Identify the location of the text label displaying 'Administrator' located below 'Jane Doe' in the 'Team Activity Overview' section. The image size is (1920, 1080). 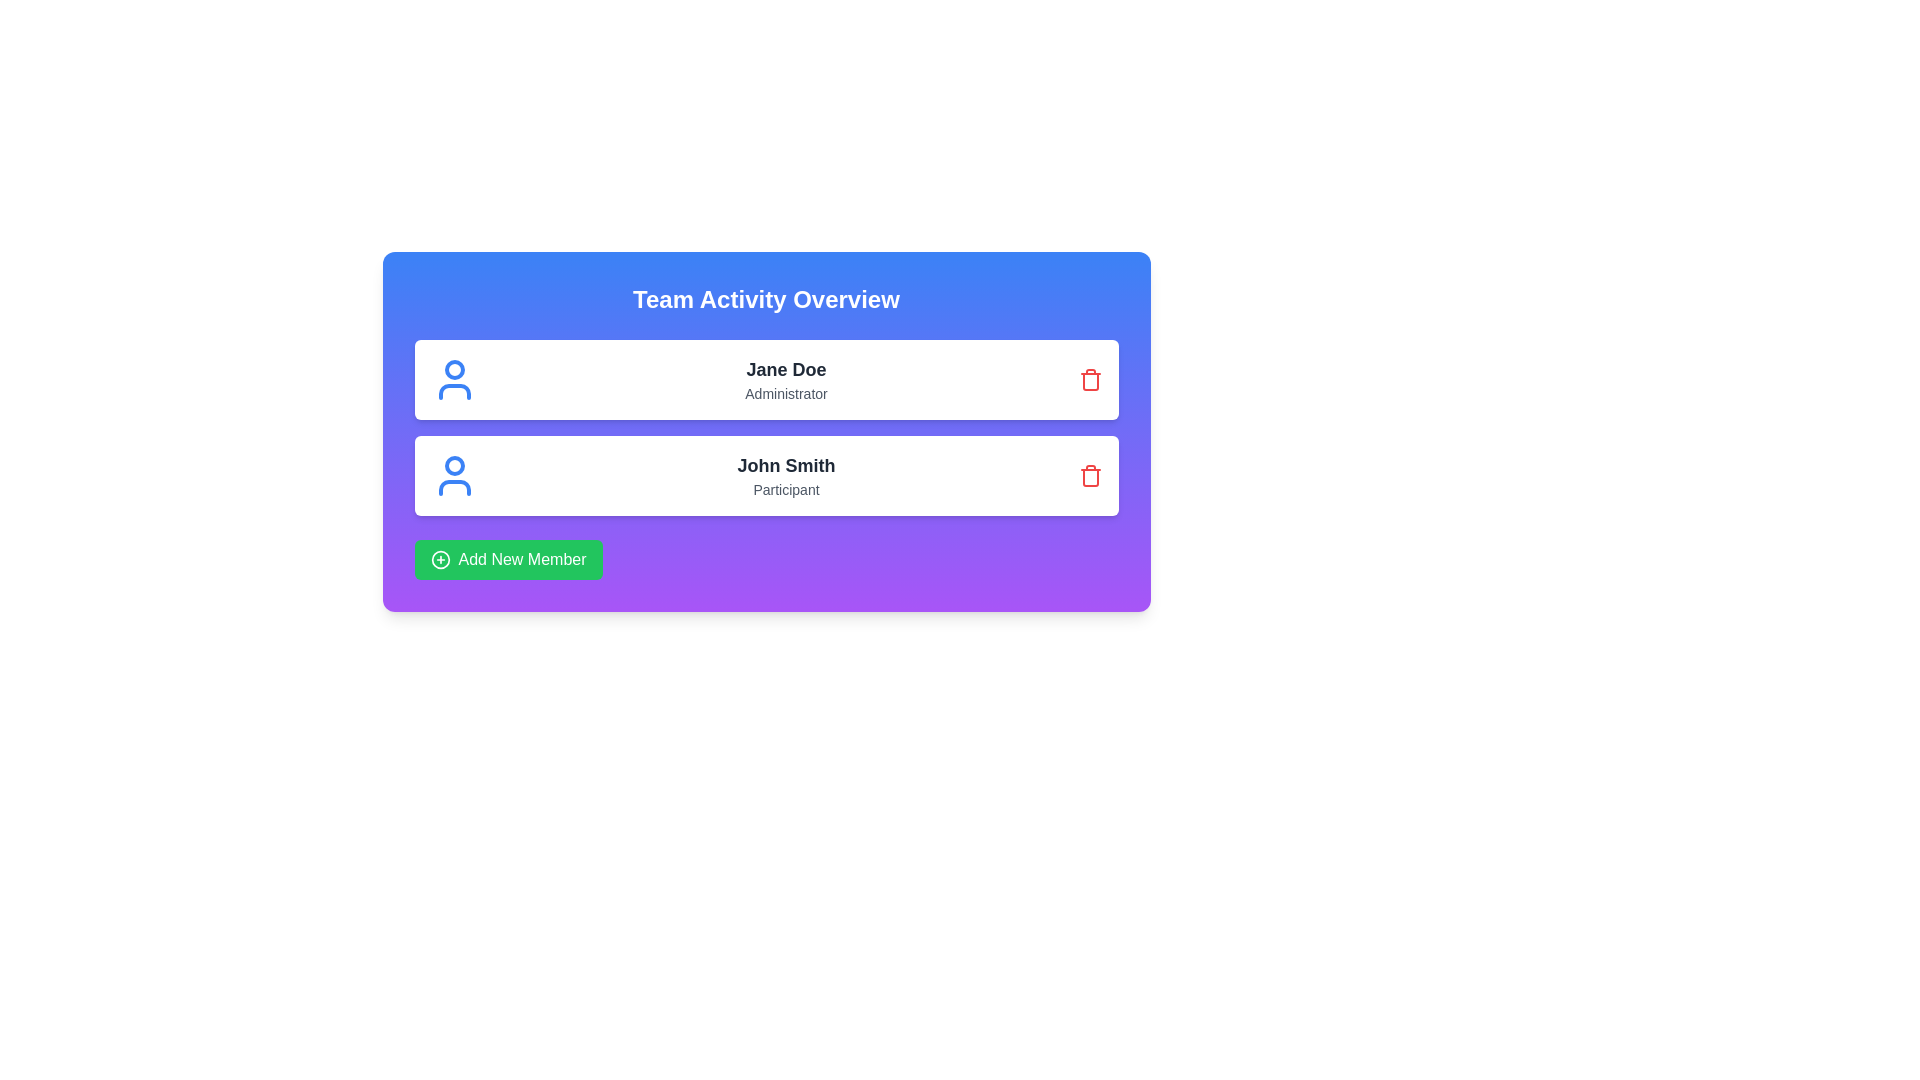
(785, 393).